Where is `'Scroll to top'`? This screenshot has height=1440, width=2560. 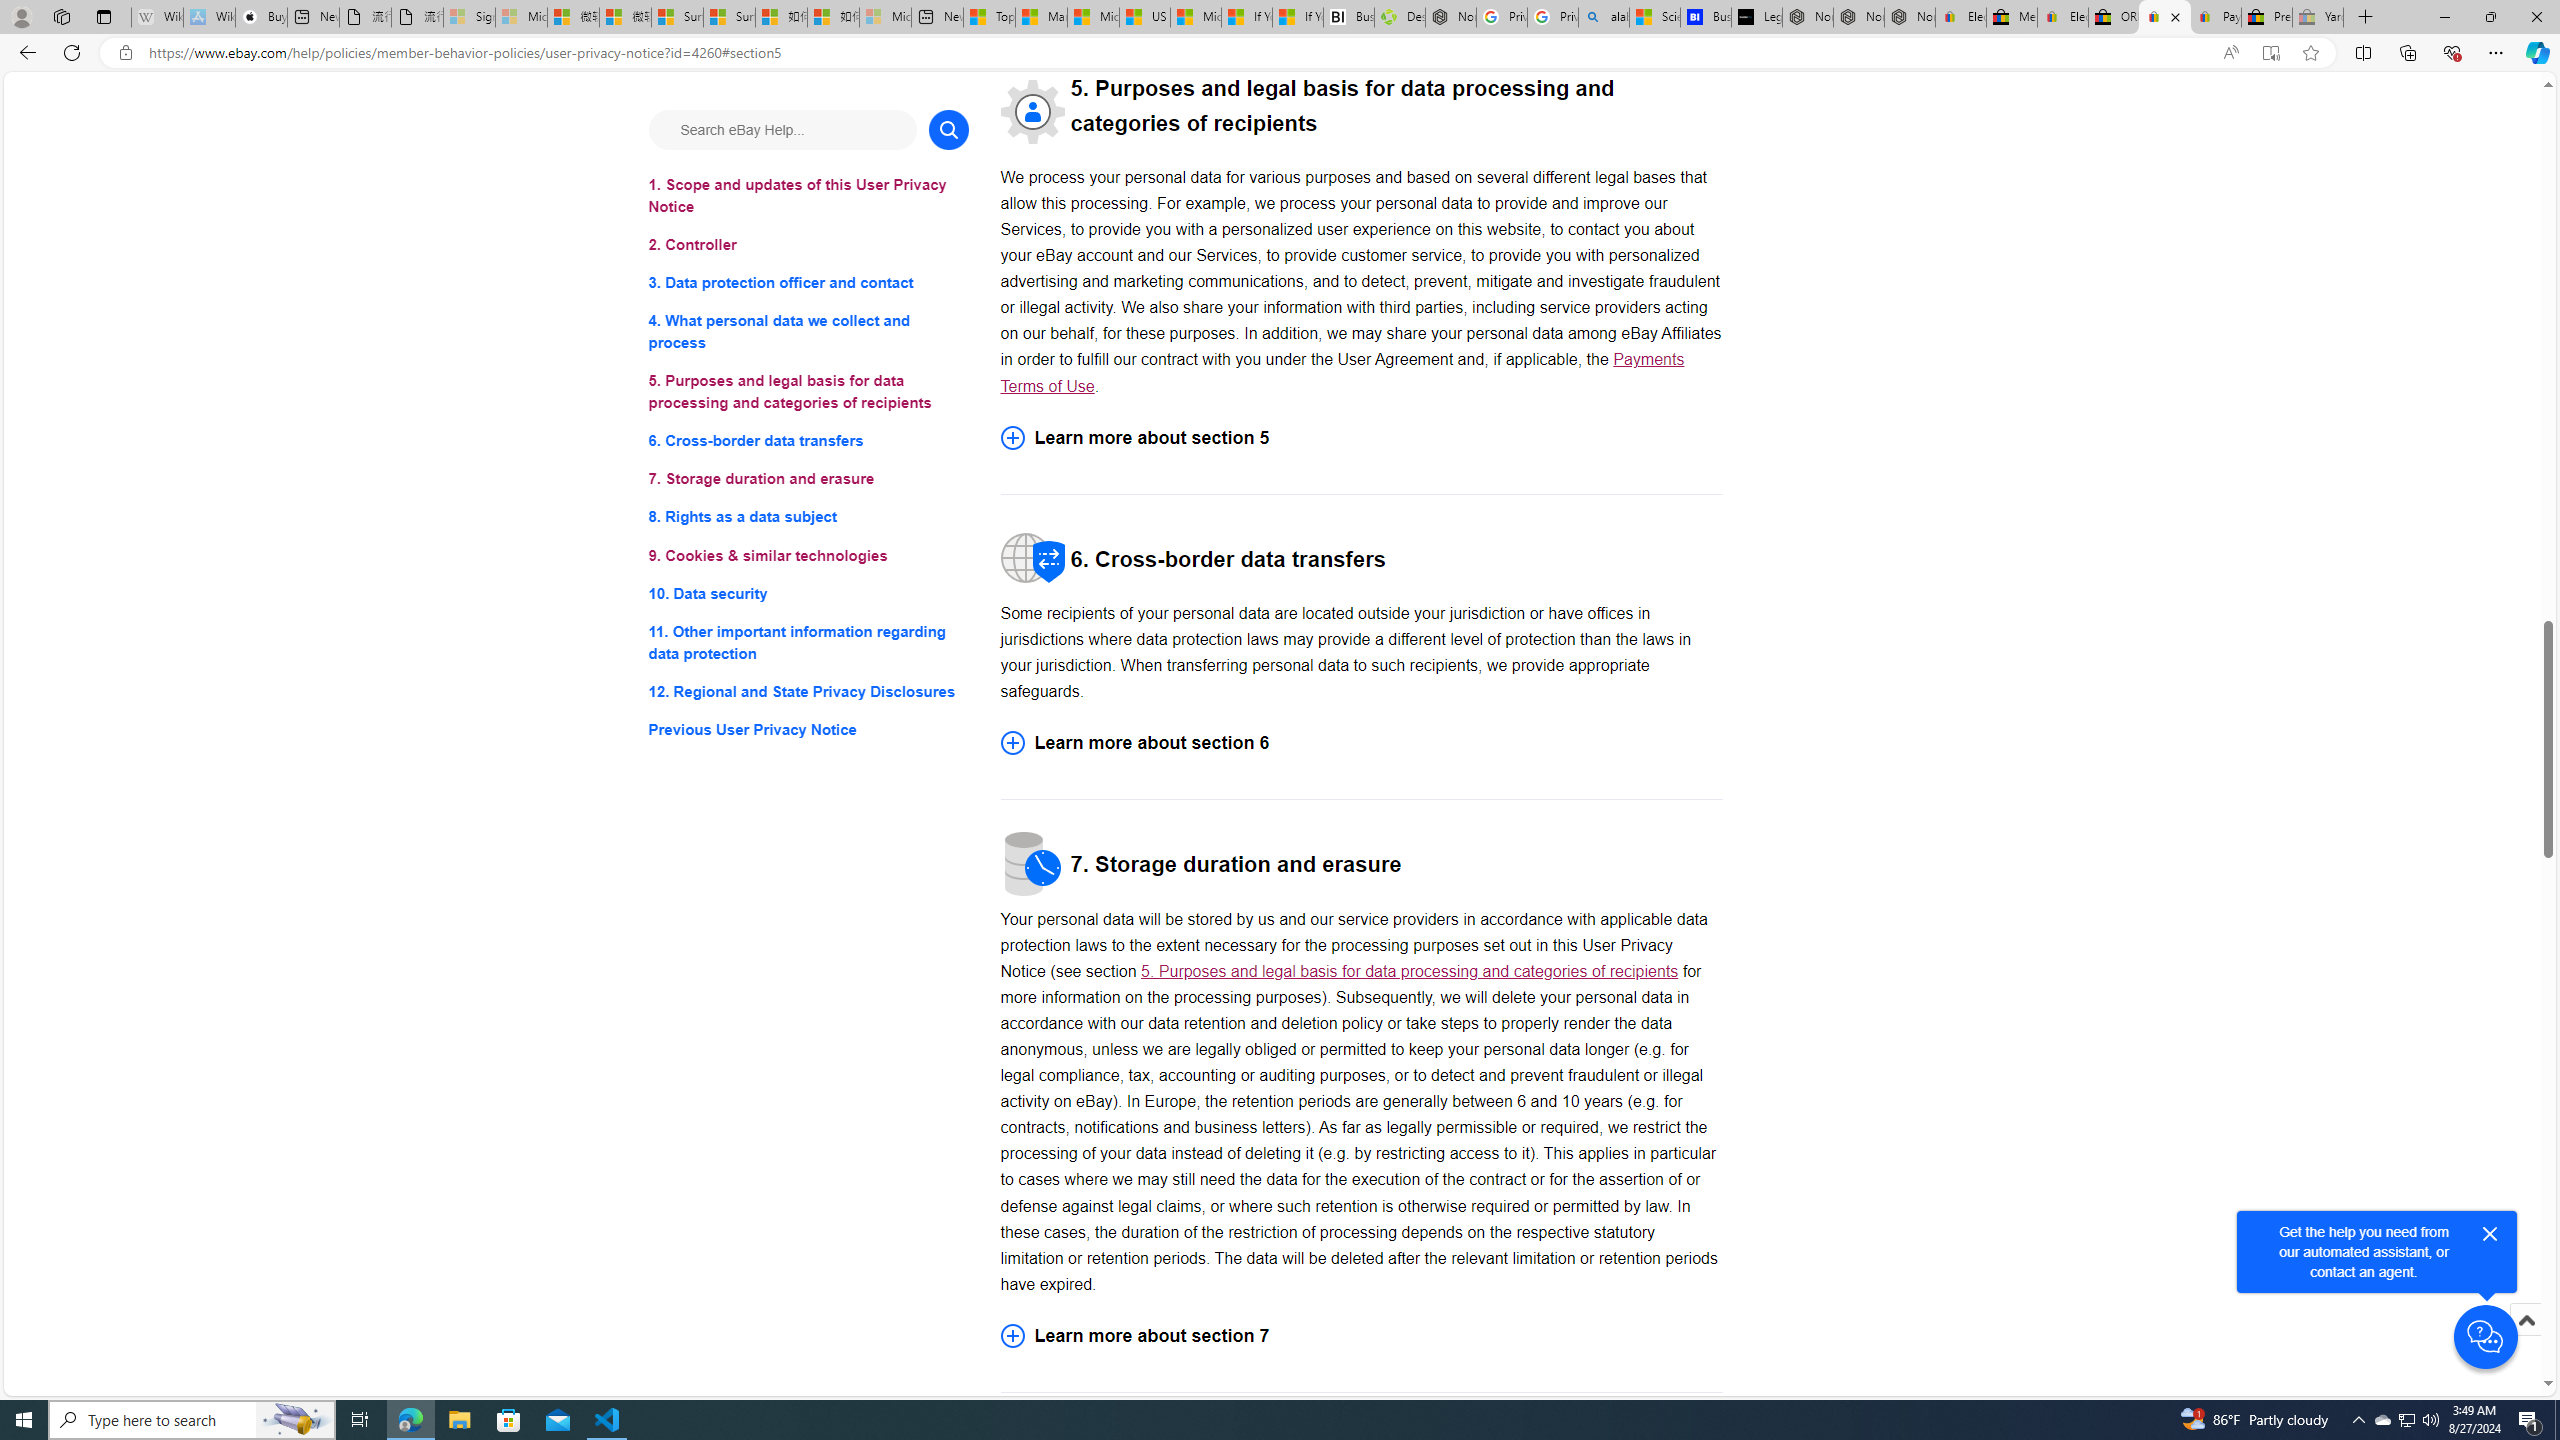
'Scroll to top' is located at coordinates (2524, 1340).